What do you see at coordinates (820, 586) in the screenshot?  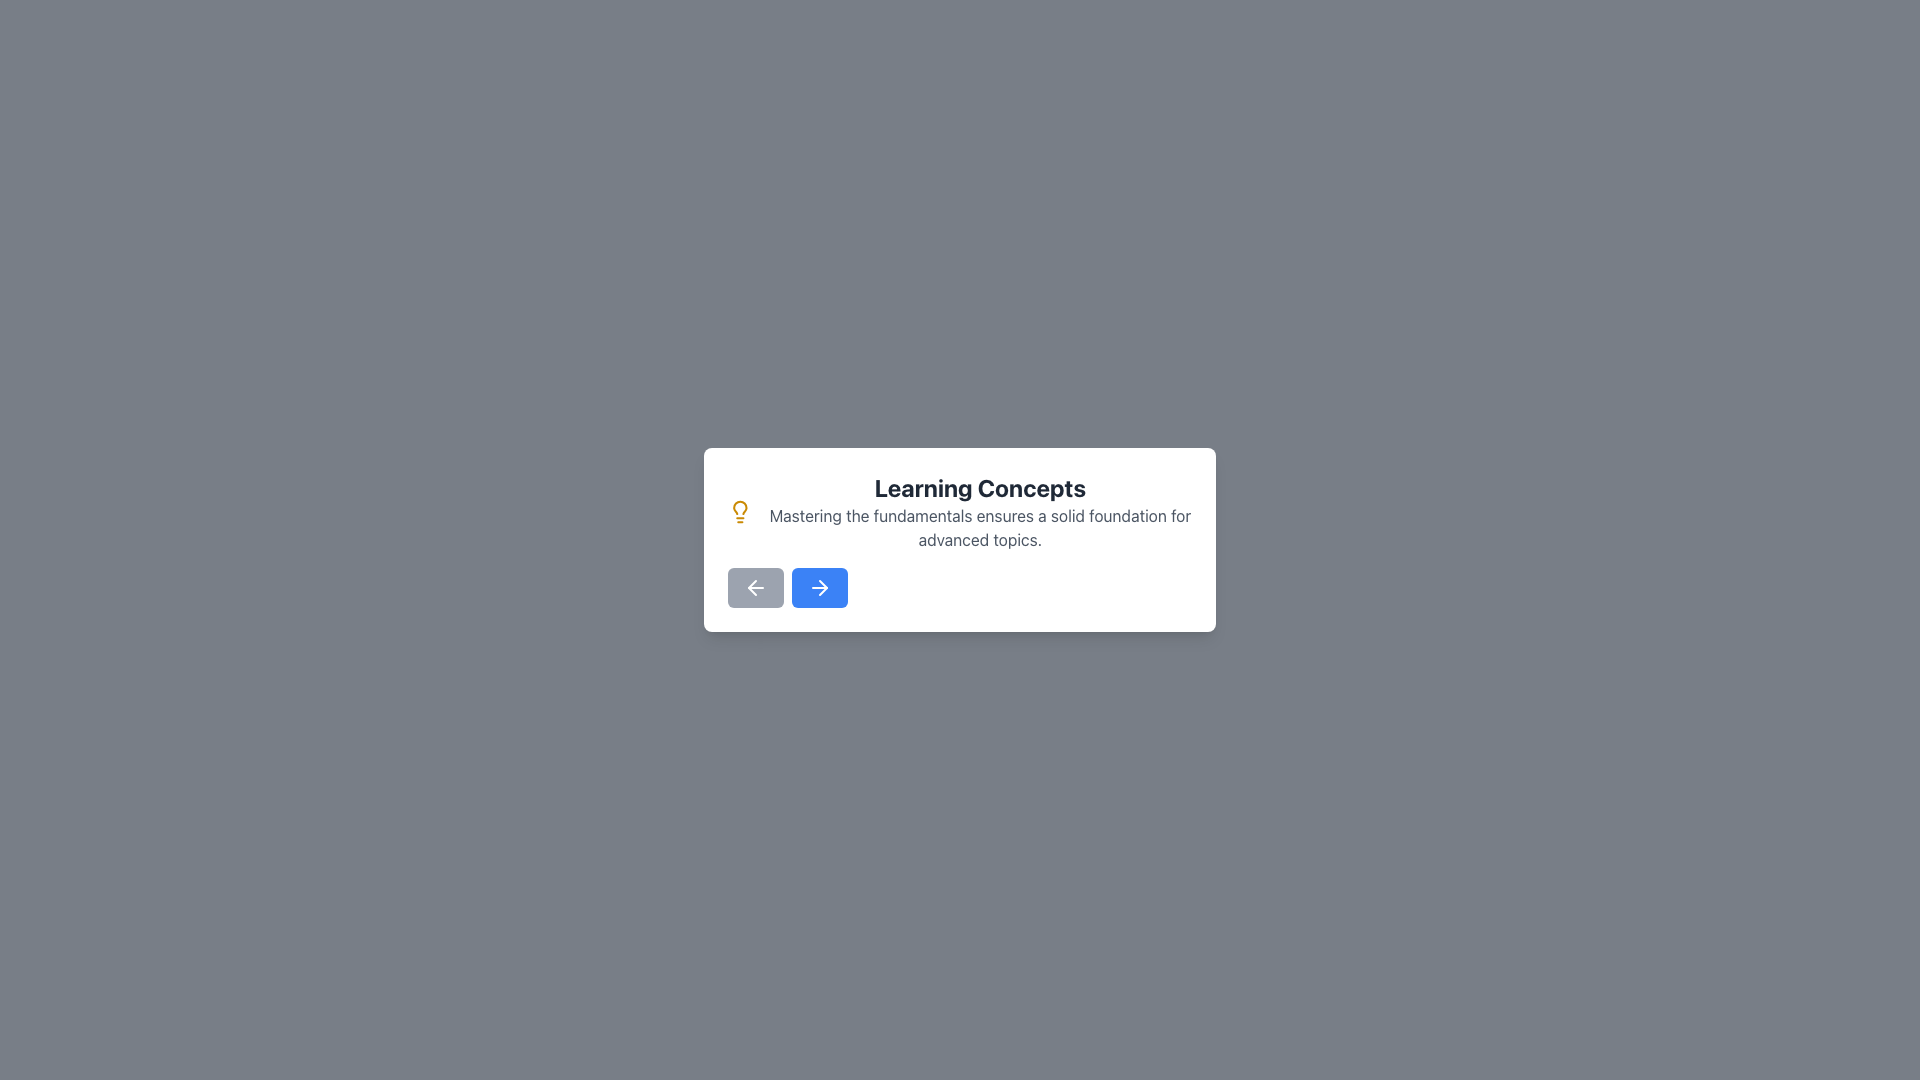 I see `the blue button with a curved rectangular shape and a white right-pointing arrow icon` at bounding box center [820, 586].